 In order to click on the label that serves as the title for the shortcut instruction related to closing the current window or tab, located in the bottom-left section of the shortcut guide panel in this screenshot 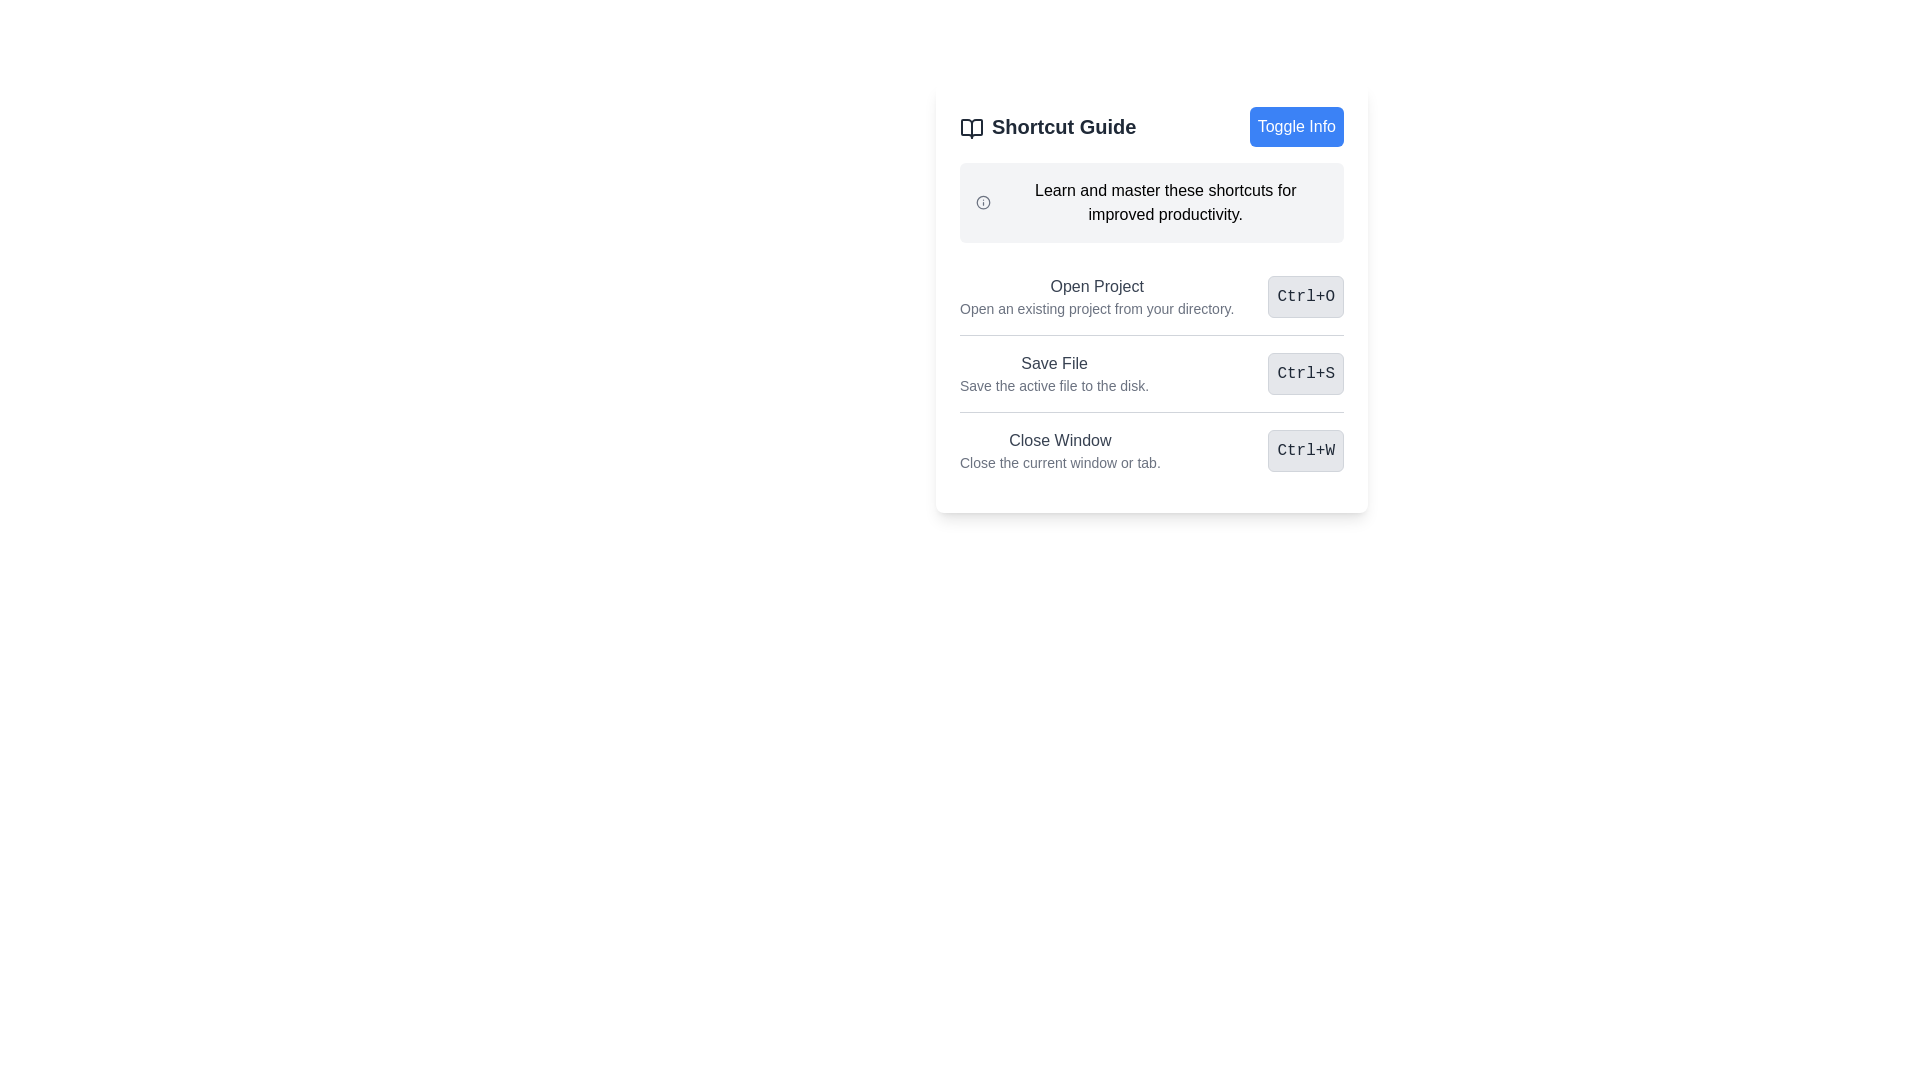, I will do `click(1059, 439)`.